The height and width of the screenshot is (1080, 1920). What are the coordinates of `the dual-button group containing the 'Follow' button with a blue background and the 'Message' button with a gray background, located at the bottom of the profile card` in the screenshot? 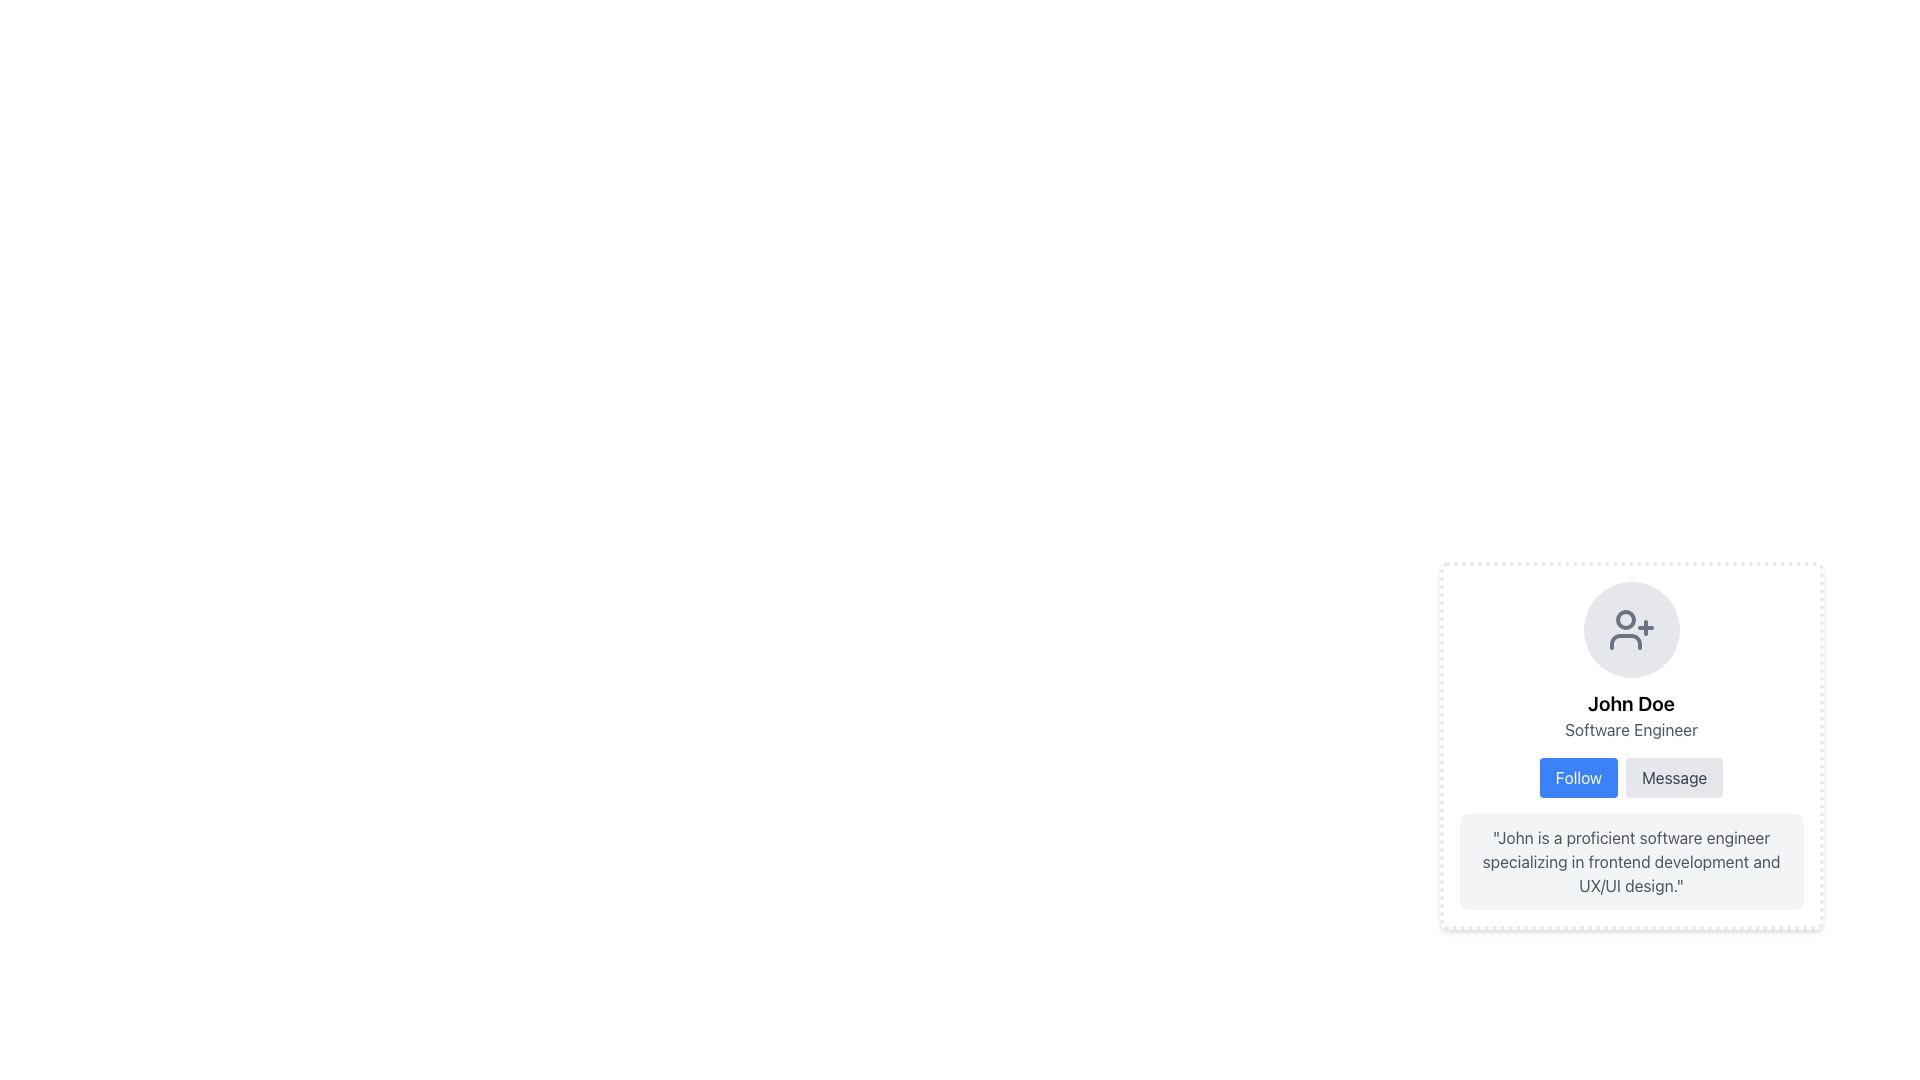 It's located at (1631, 777).